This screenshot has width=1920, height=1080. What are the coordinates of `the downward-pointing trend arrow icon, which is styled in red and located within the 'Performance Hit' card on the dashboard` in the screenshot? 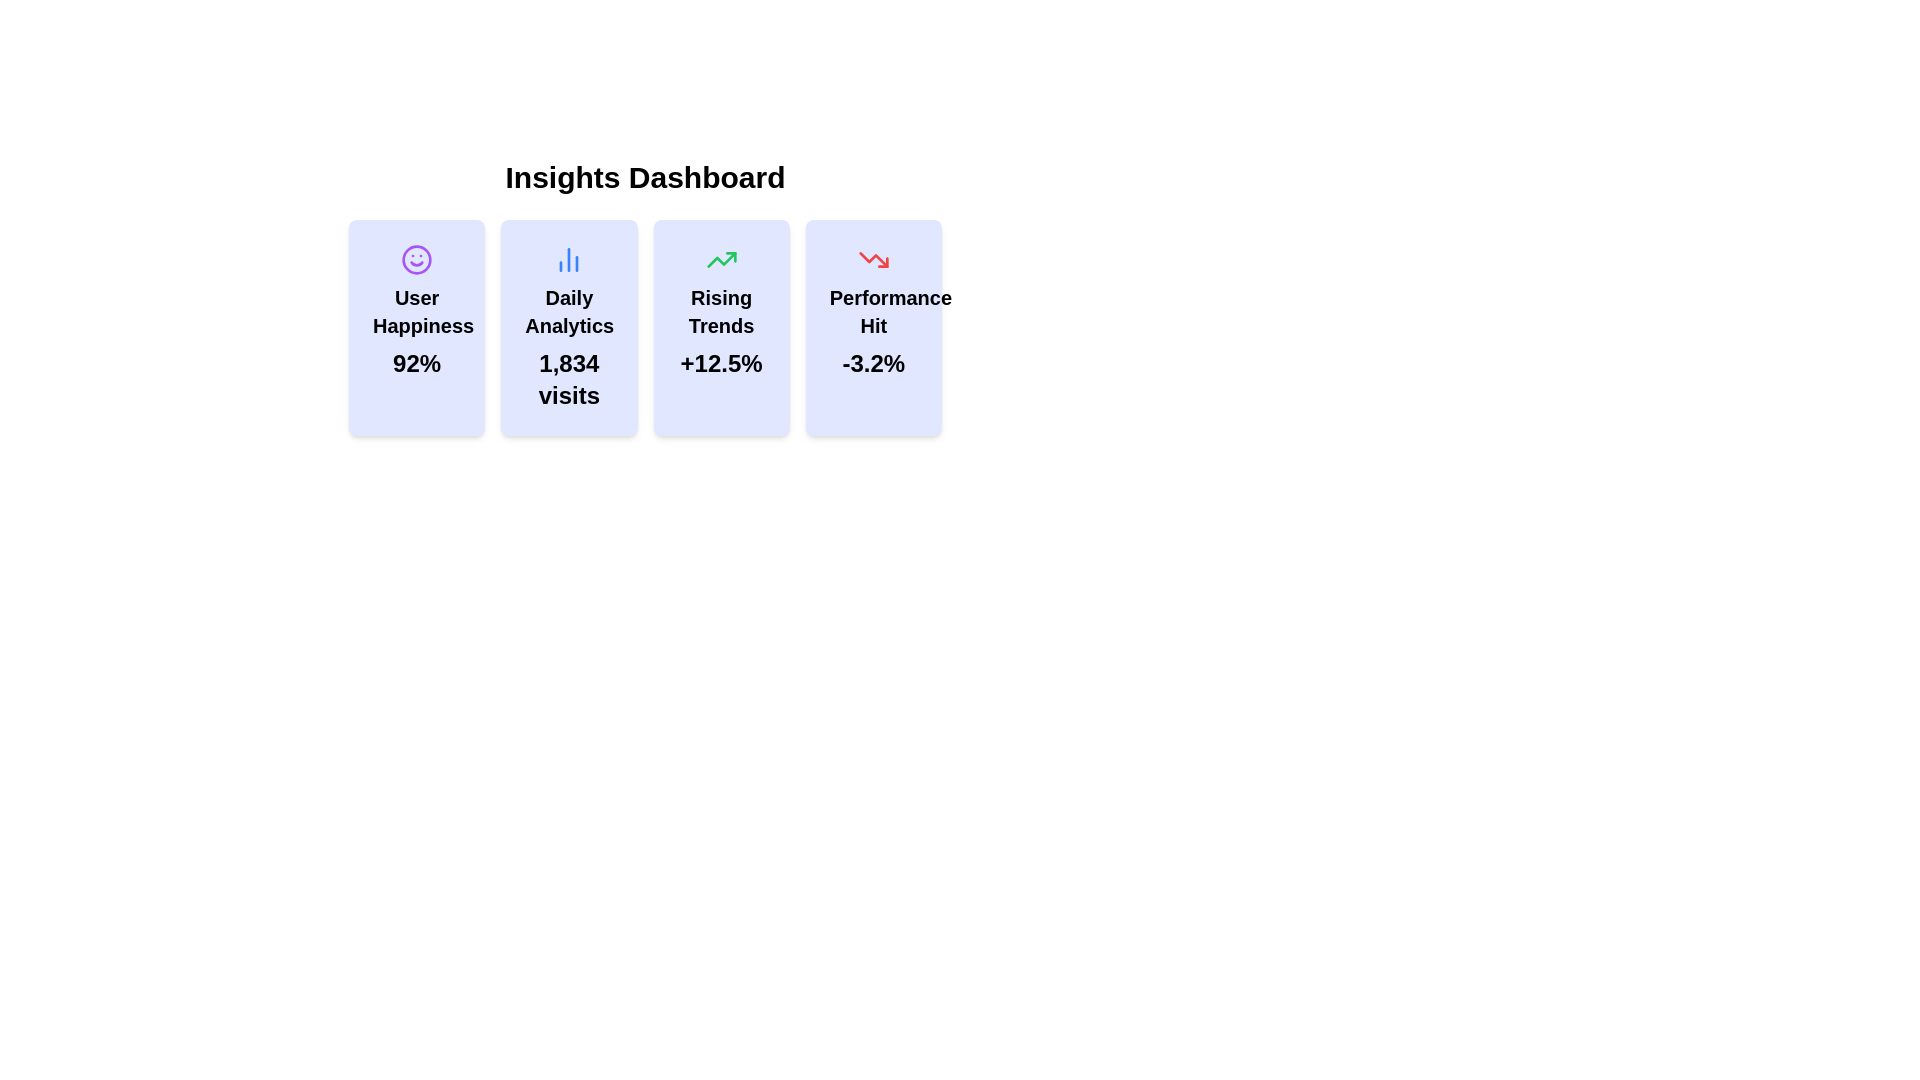 It's located at (873, 258).